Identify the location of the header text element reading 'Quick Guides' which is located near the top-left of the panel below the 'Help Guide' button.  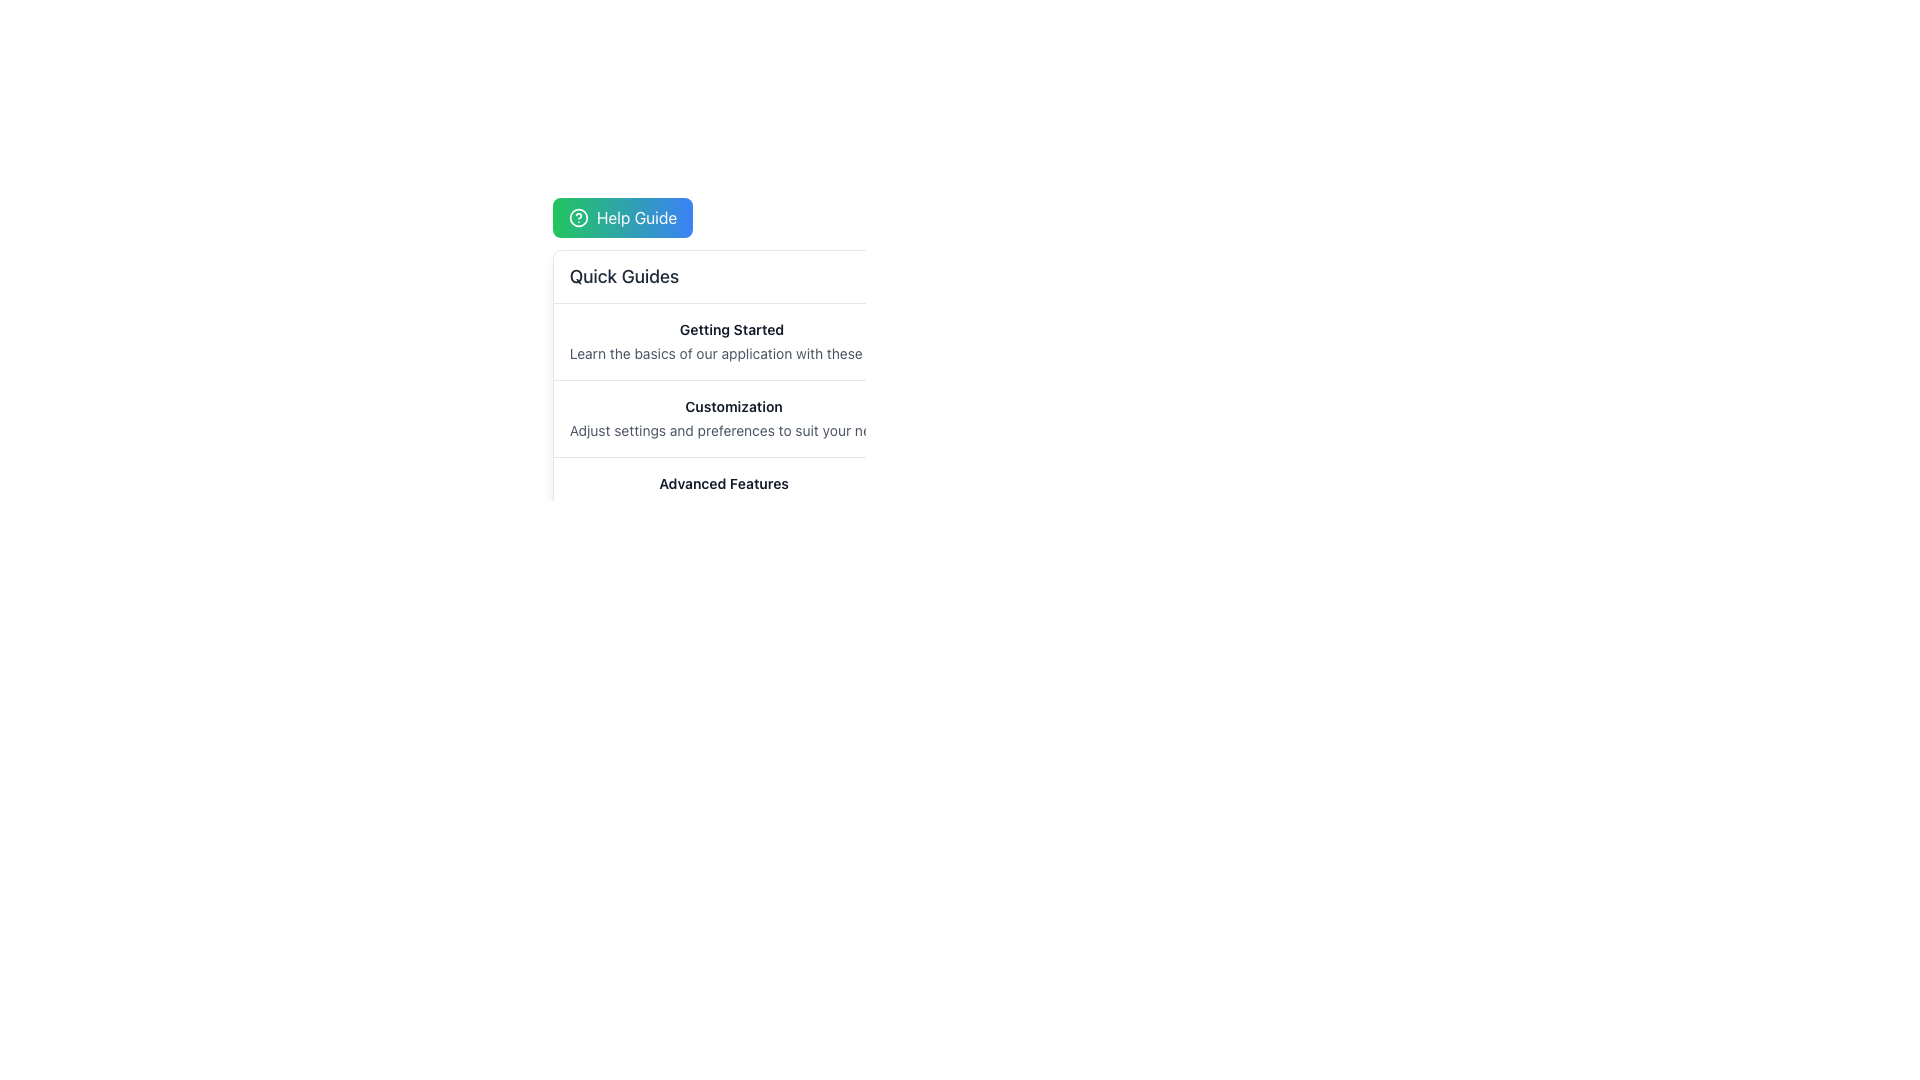
(623, 277).